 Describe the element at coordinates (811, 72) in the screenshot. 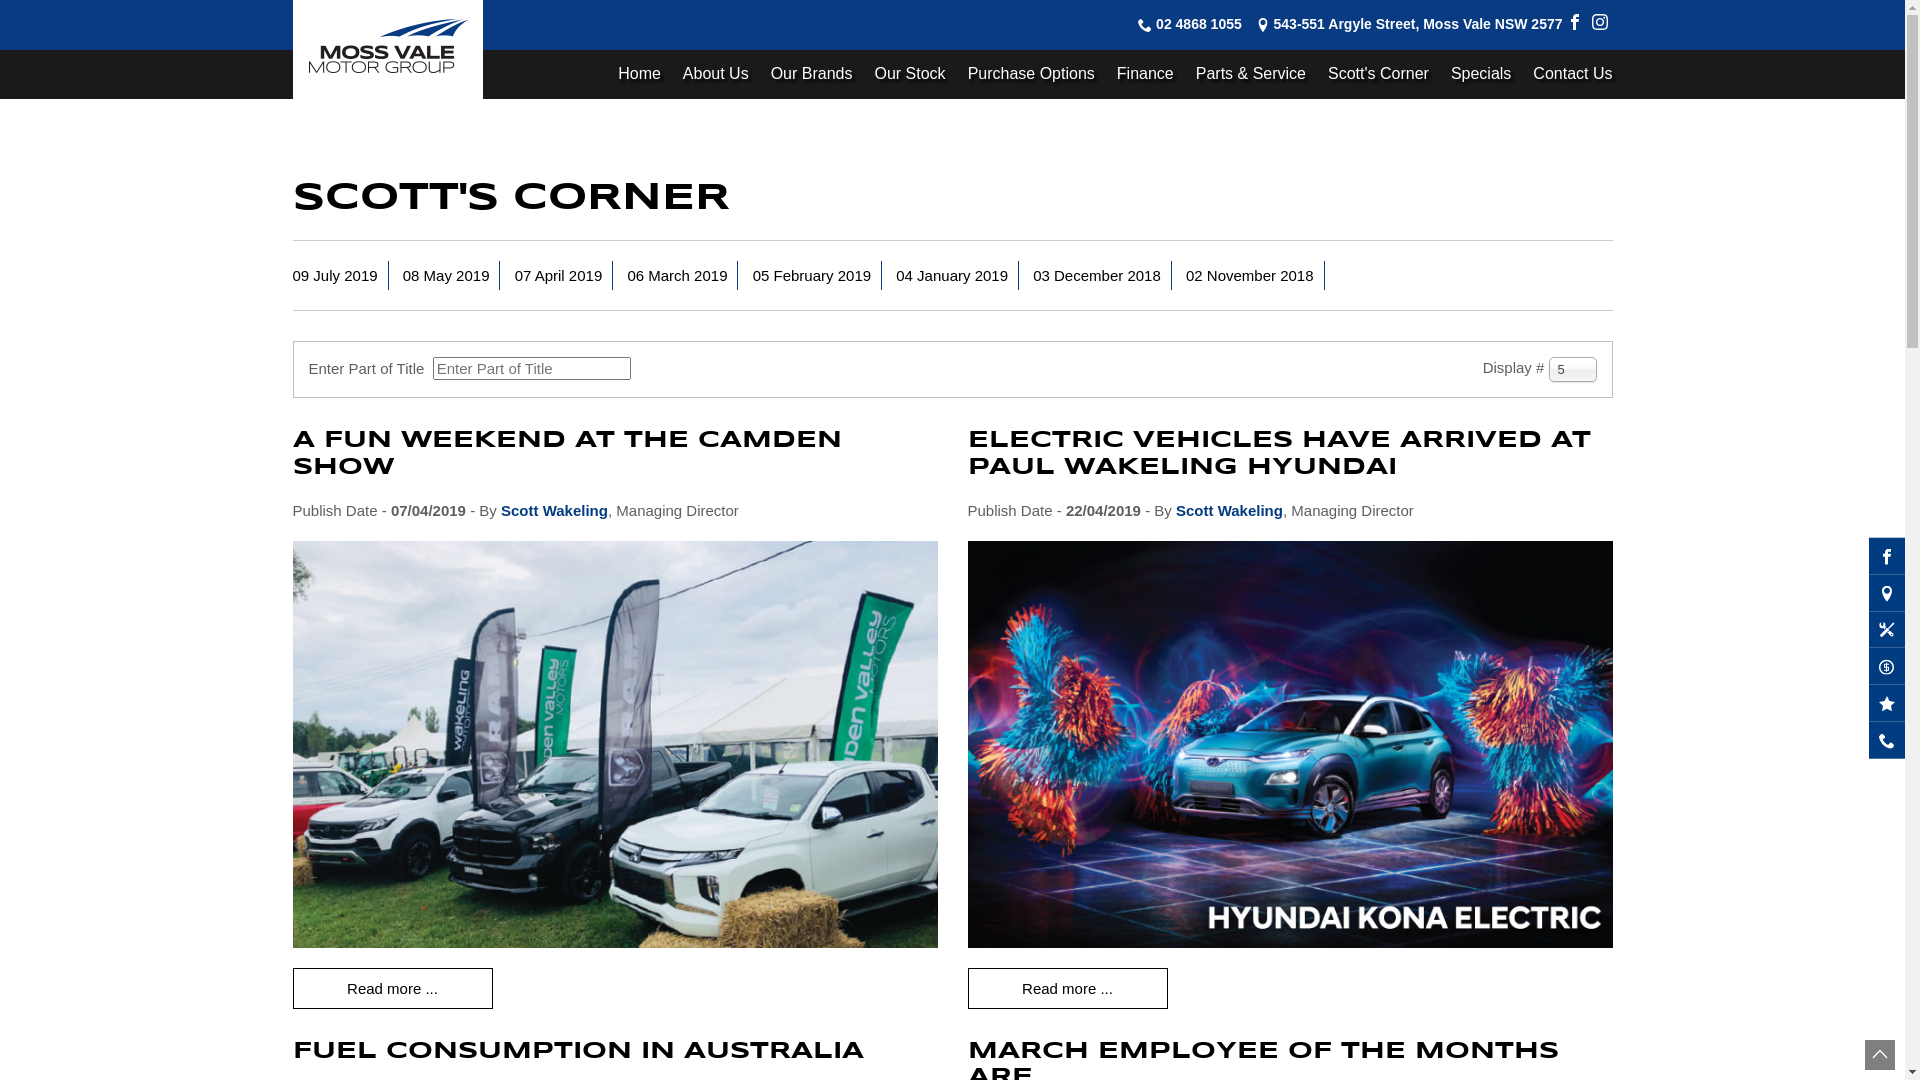

I see `'Our Brands'` at that location.